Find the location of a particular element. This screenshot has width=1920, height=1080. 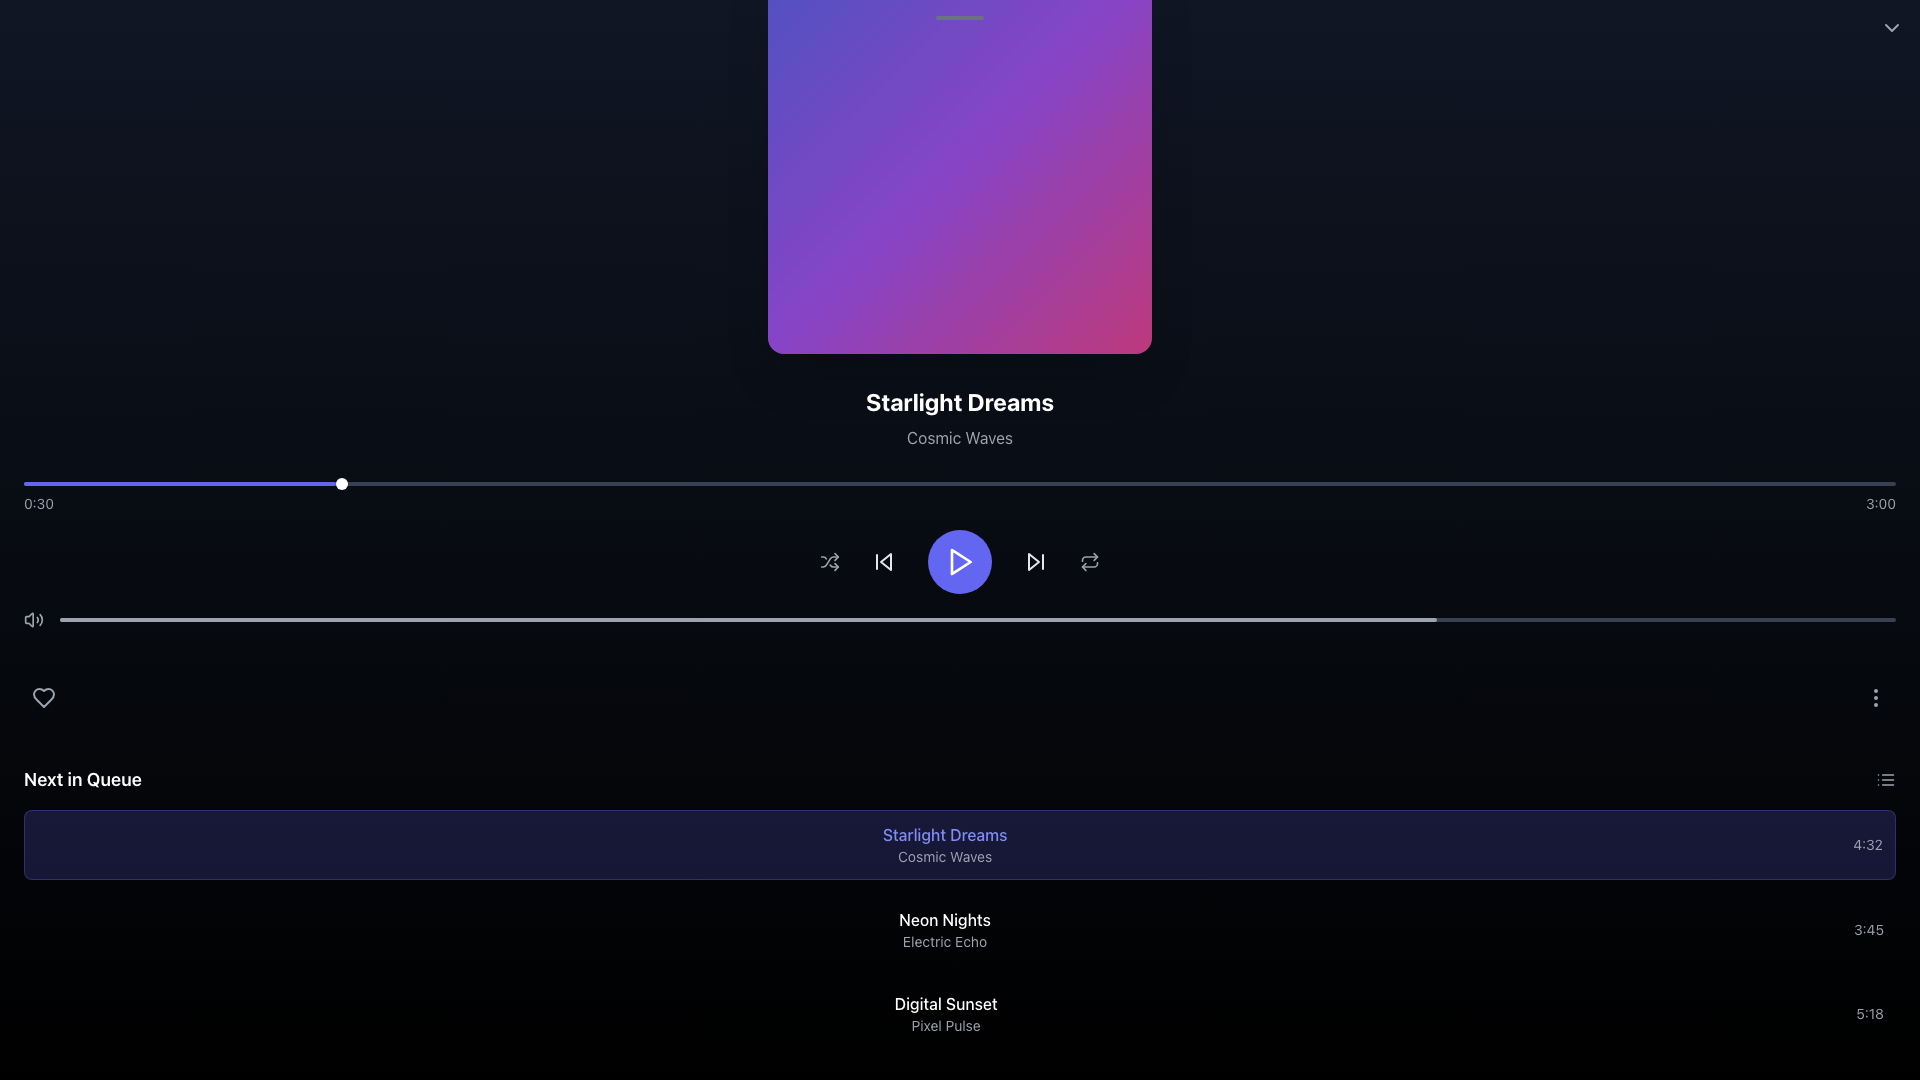

playback position is located at coordinates (1636, 483).